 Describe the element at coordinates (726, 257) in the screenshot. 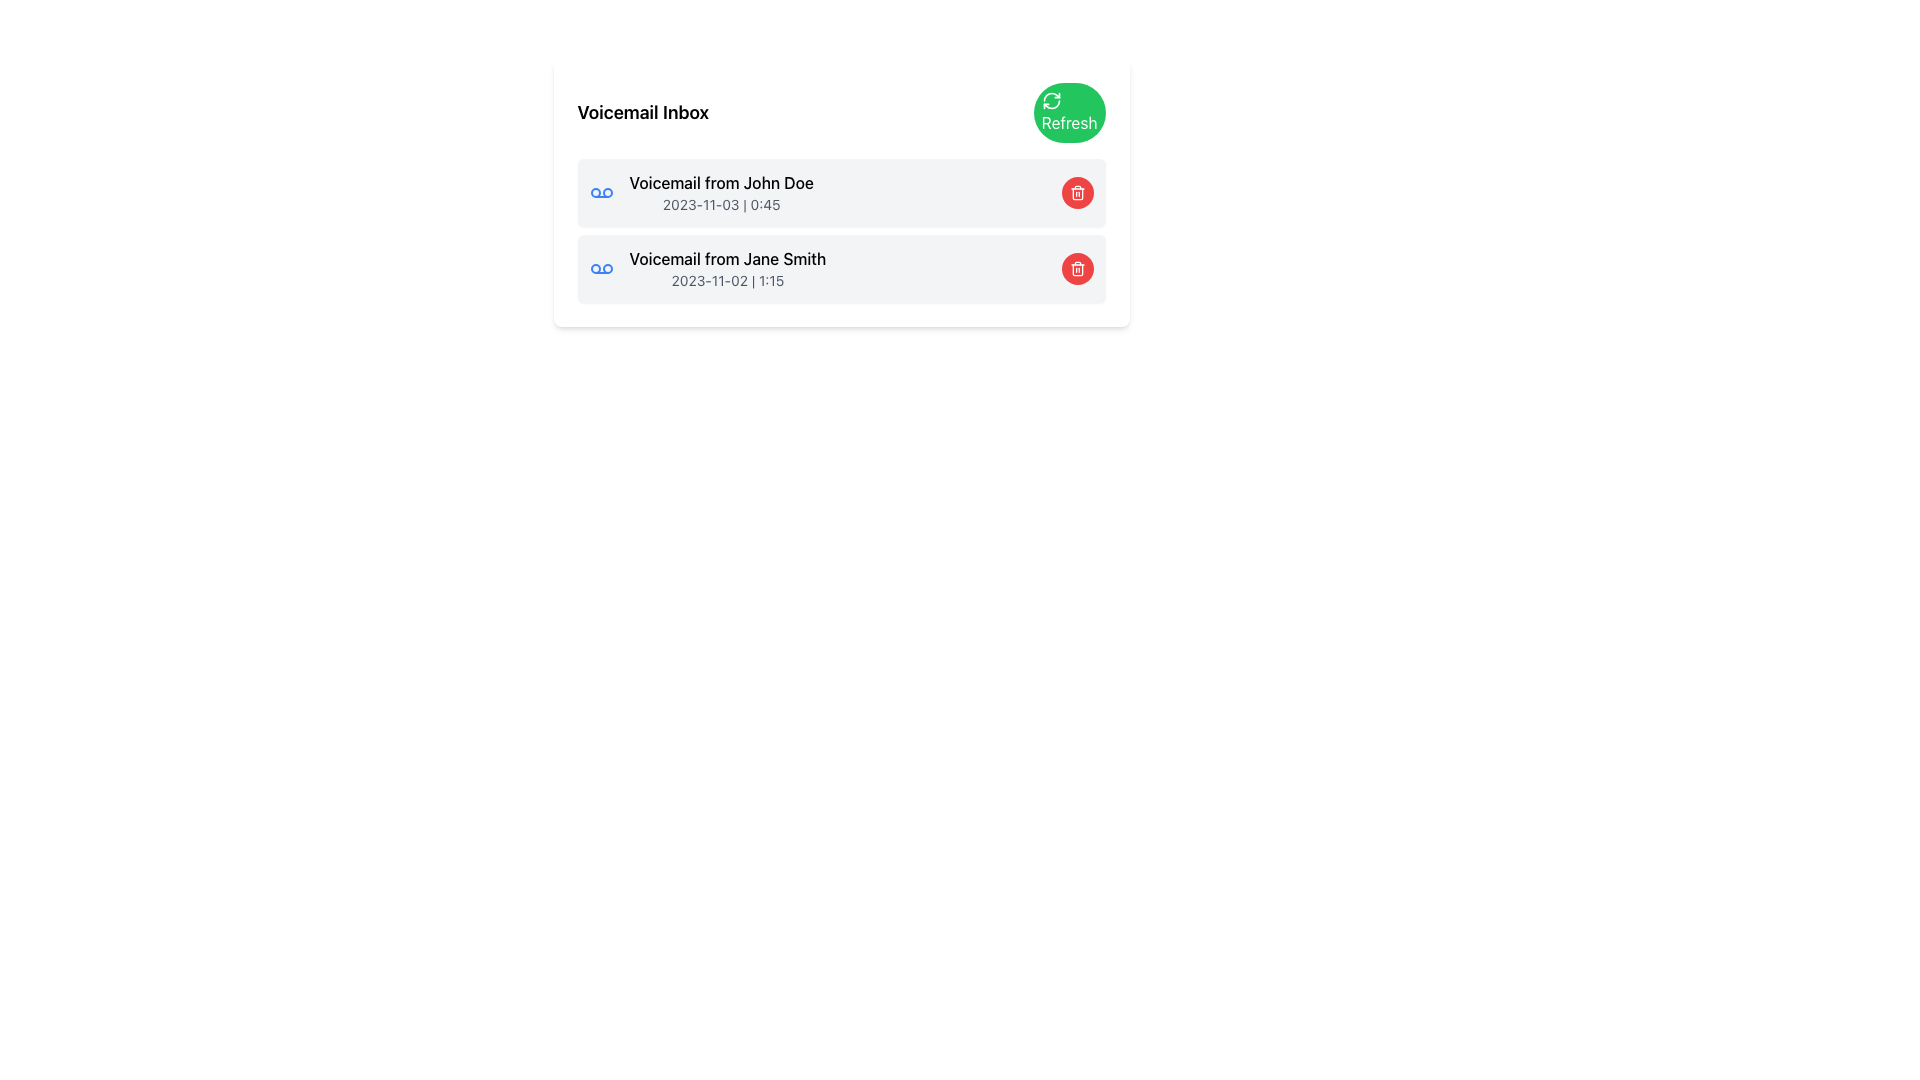

I see `text label displaying 'Voicemail from Jane Smith' located in the second row of the voicemail list` at that location.